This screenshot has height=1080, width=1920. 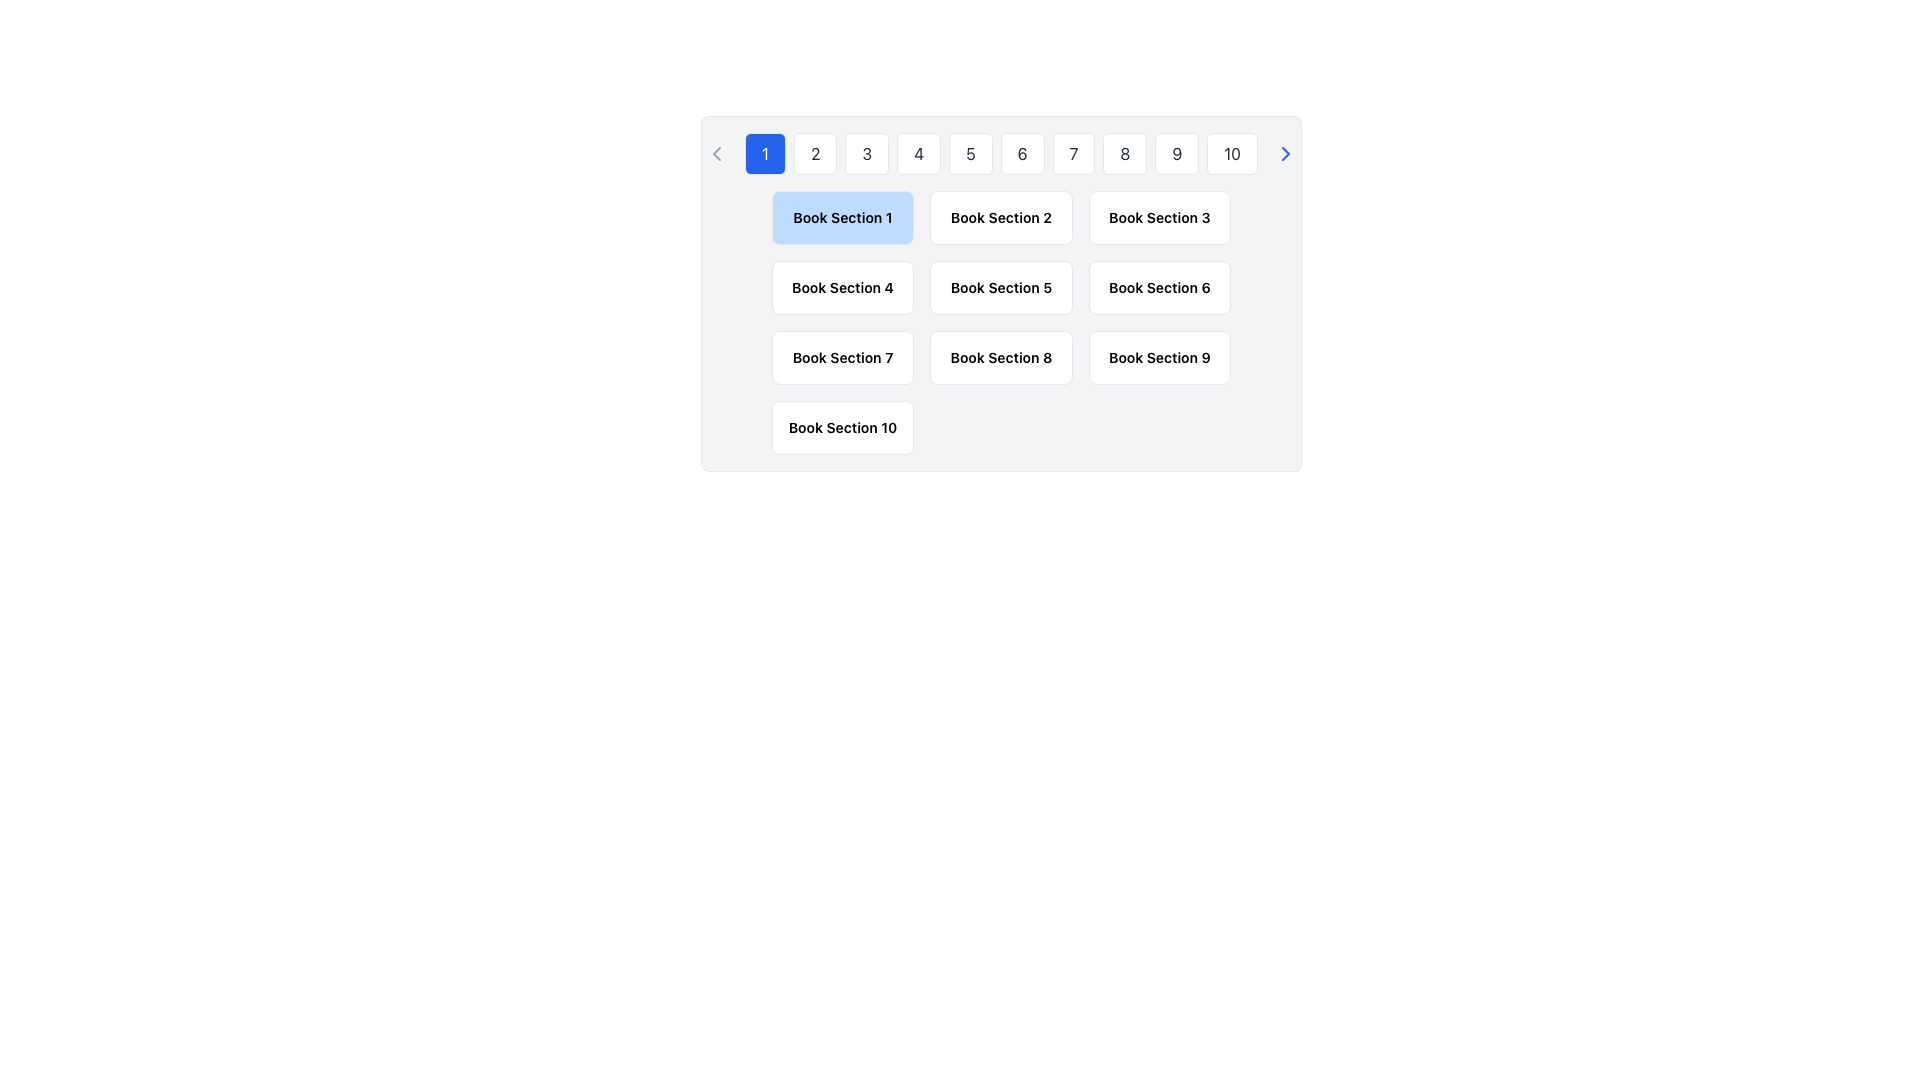 I want to click on the second navigation button in the horizontal list that is positioned, so click(x=815, y=153).